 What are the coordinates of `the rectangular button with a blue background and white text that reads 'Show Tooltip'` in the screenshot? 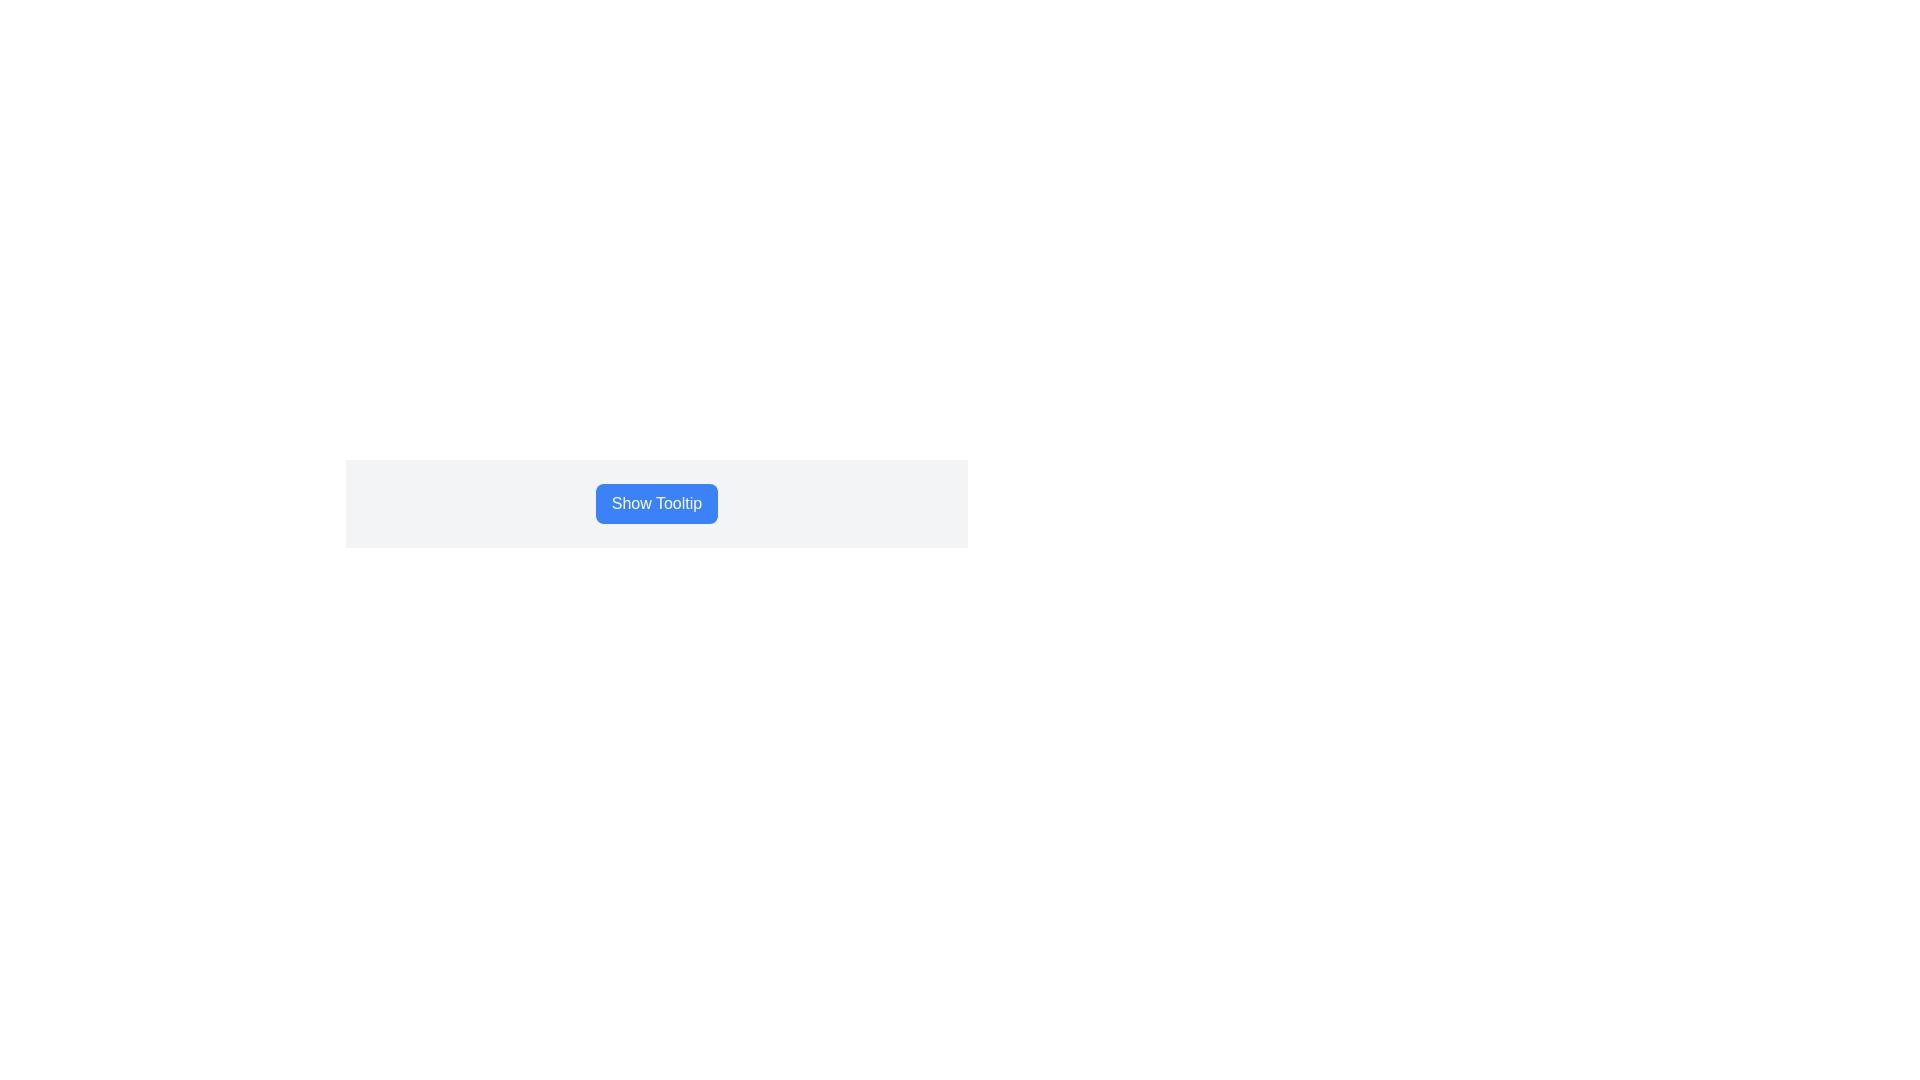 It's located at (657, 503).